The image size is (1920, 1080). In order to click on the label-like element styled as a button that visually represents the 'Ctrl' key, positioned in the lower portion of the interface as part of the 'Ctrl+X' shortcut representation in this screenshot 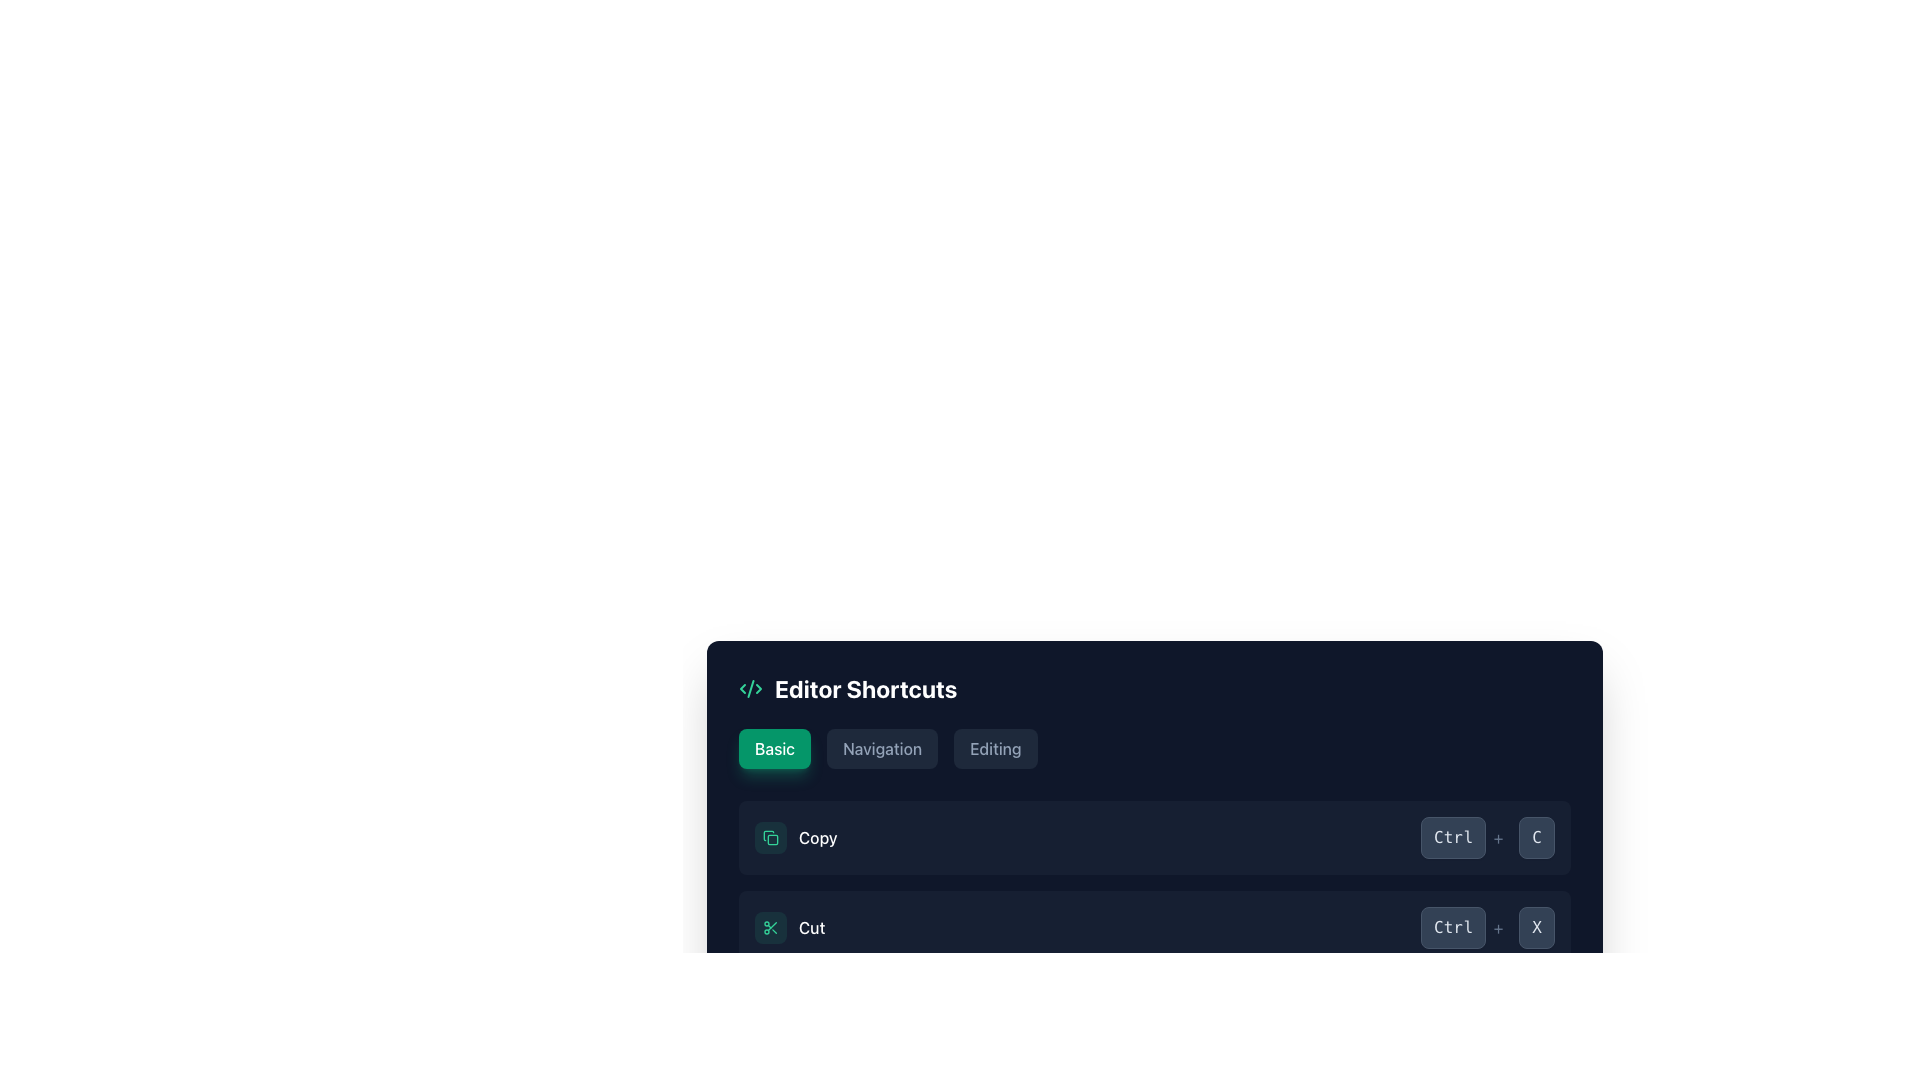, I will do `click(1466, 928)`.